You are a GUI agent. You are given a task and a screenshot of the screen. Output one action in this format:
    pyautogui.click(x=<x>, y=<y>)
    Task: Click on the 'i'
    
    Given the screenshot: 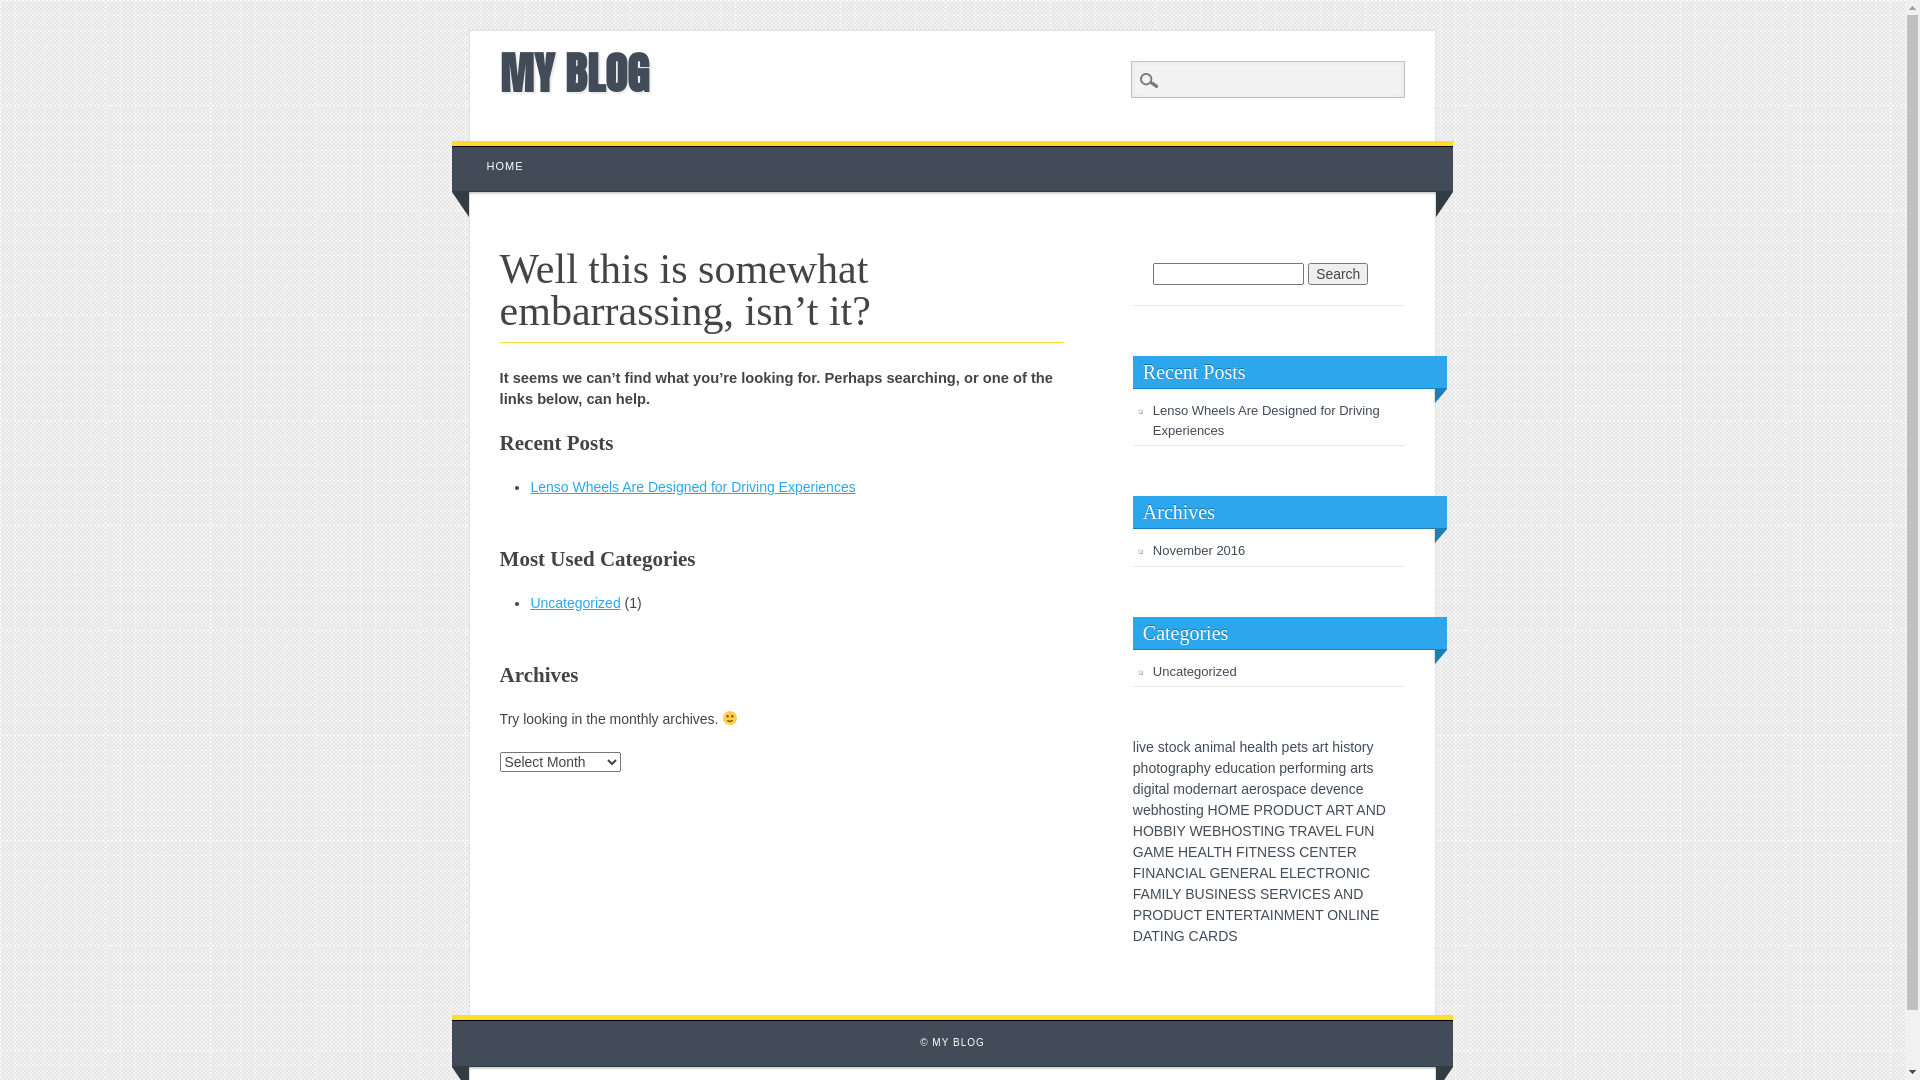 What is the action you would take?
    pyautogui.click(x=1137, y=747)
    